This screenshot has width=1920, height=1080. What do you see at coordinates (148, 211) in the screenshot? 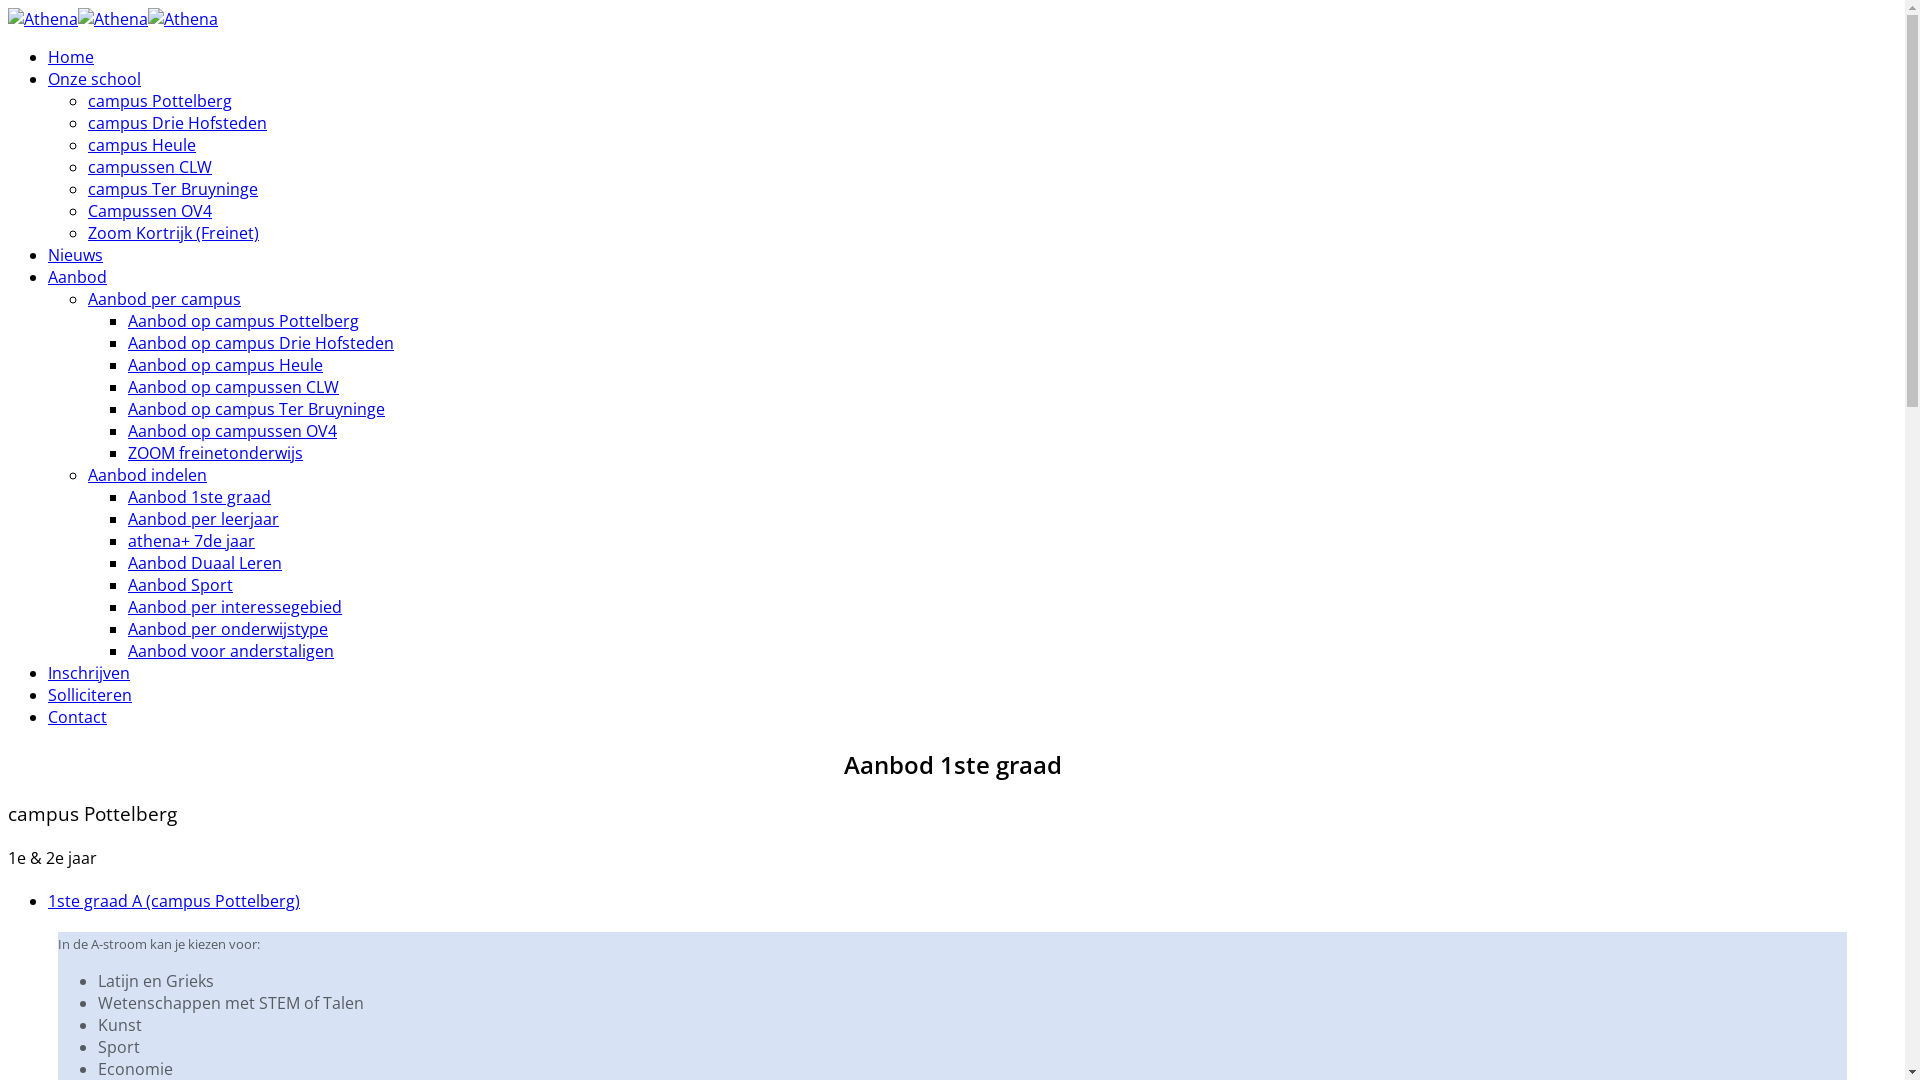
I see `'Campussen OV4'` at bounding box center [148, 211].